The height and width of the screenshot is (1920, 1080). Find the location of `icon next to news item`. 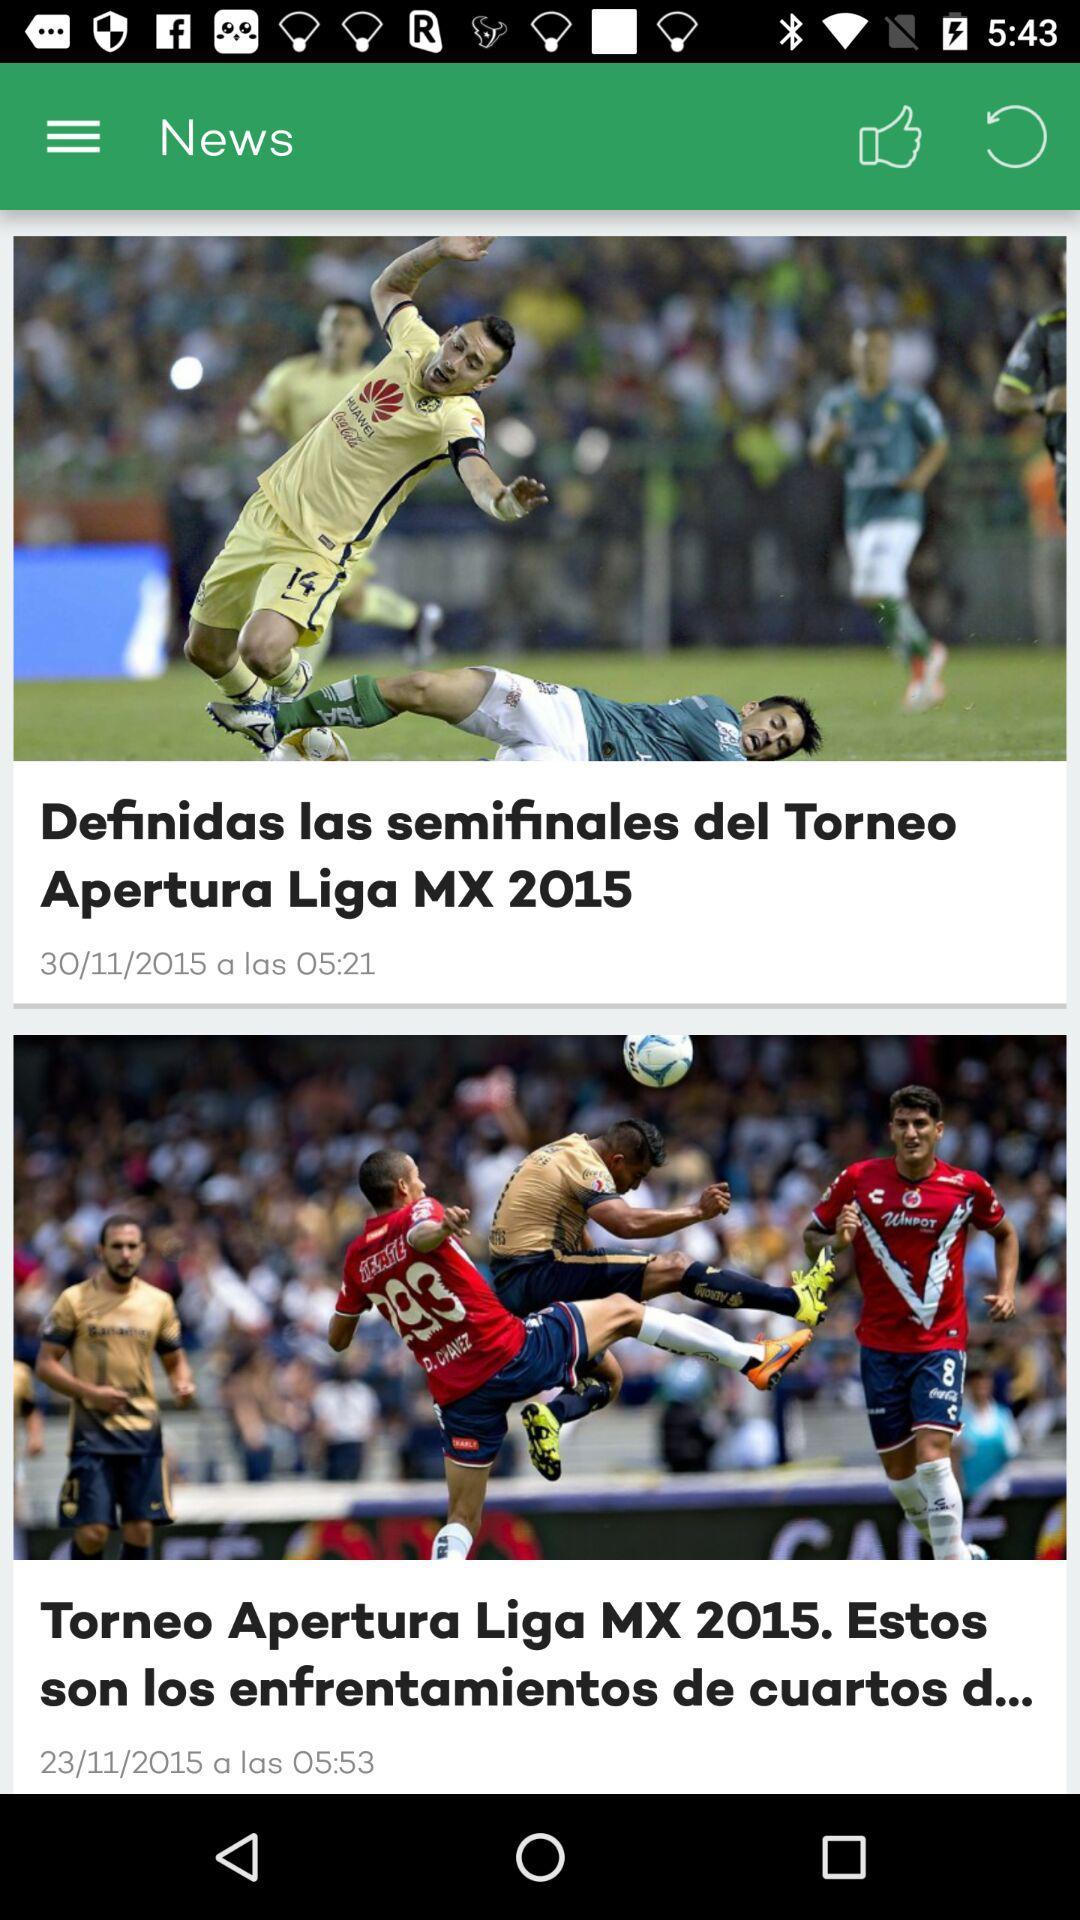

icon next to news item is located at coordinates (72, 135).